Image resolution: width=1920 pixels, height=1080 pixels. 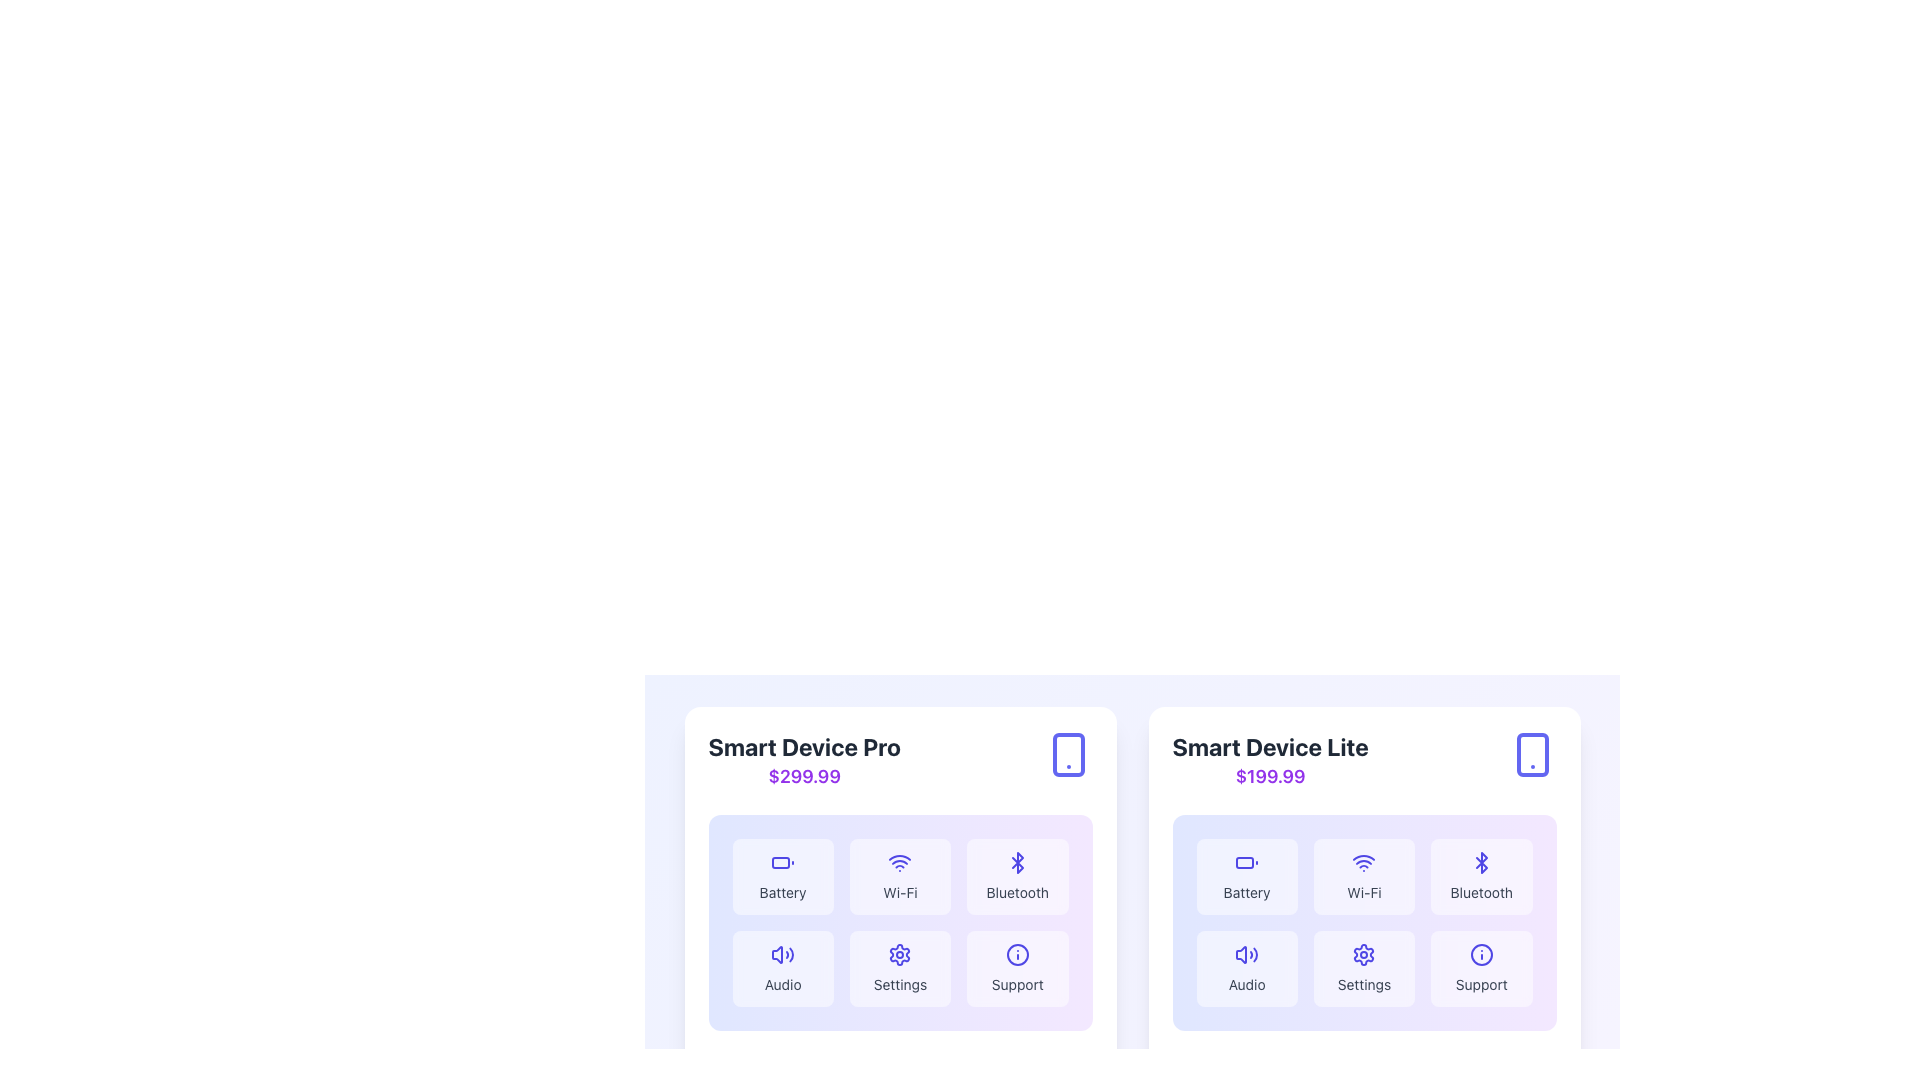 I want to click on the outermost curve of the SVG sound wave icon located in the upper-right corner of the 'Smart Device Lite' card, so click(x=1254, y=954).